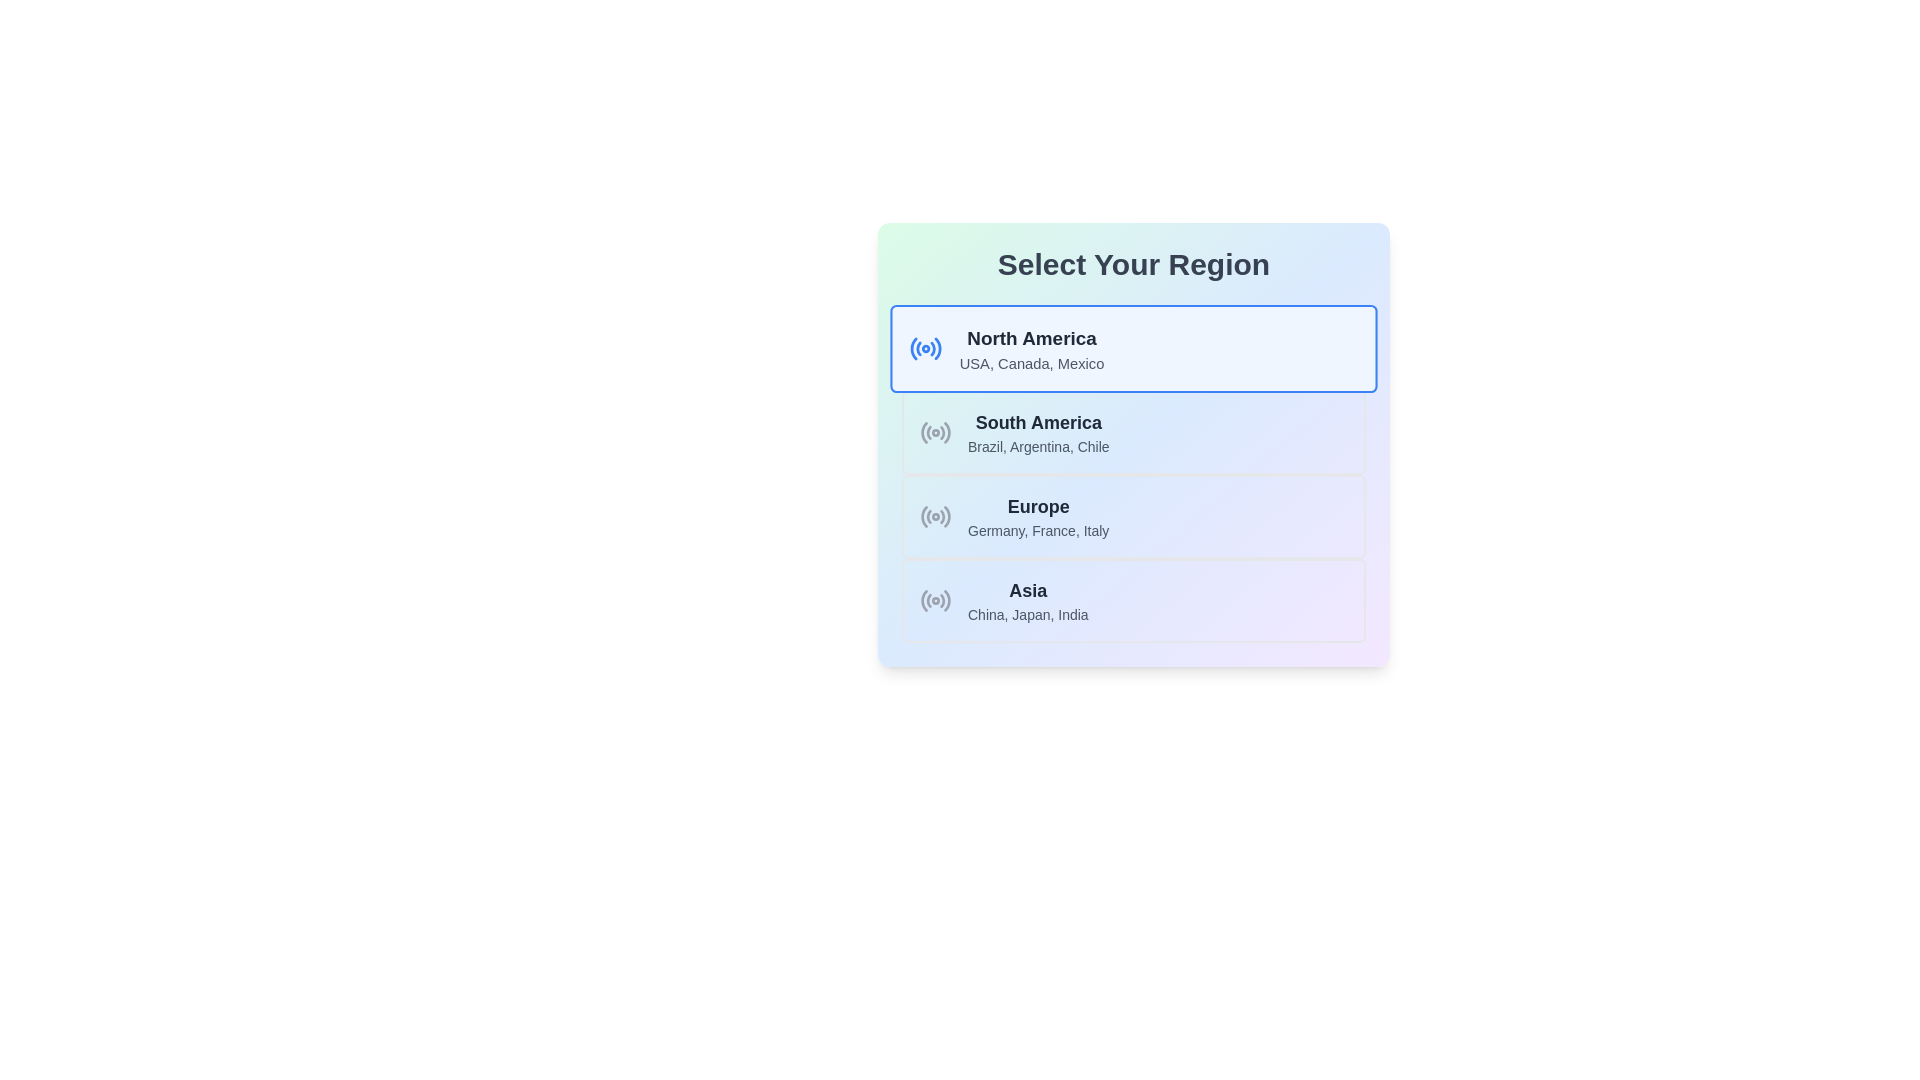 Image resolution: width=1920 pixels, height=1080 pixels. What do you see at coordinates (1028, 613) in the screenshot?
I see `the static text label reading 'China, Japan, India', which is styled in a smaller font and colored in a lighter gray tone, located below the heading 'Asia'` at bounding box center [1028, 613].